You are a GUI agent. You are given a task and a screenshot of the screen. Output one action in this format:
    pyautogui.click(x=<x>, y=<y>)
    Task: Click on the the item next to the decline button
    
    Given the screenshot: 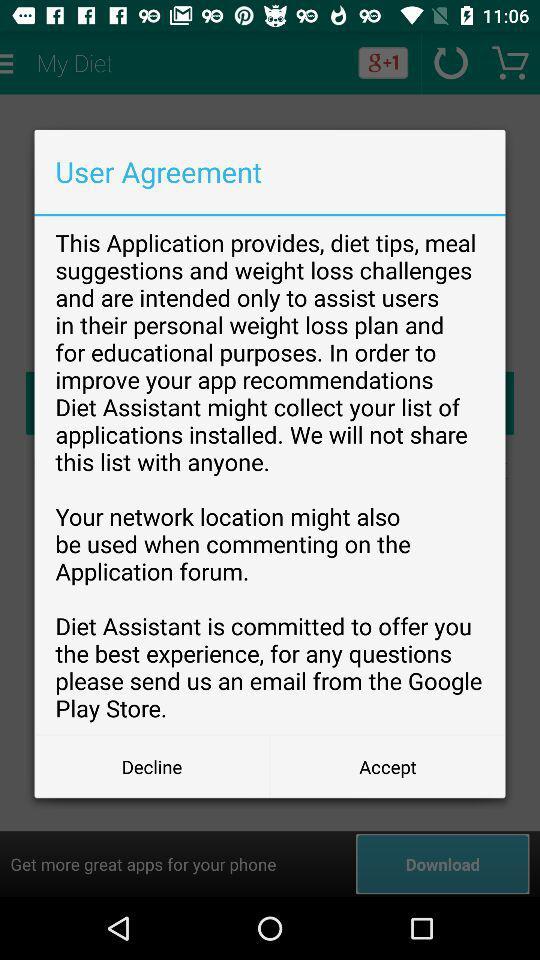 What is the action you would take?
    pyautogui.click(x=387, y=765)
    